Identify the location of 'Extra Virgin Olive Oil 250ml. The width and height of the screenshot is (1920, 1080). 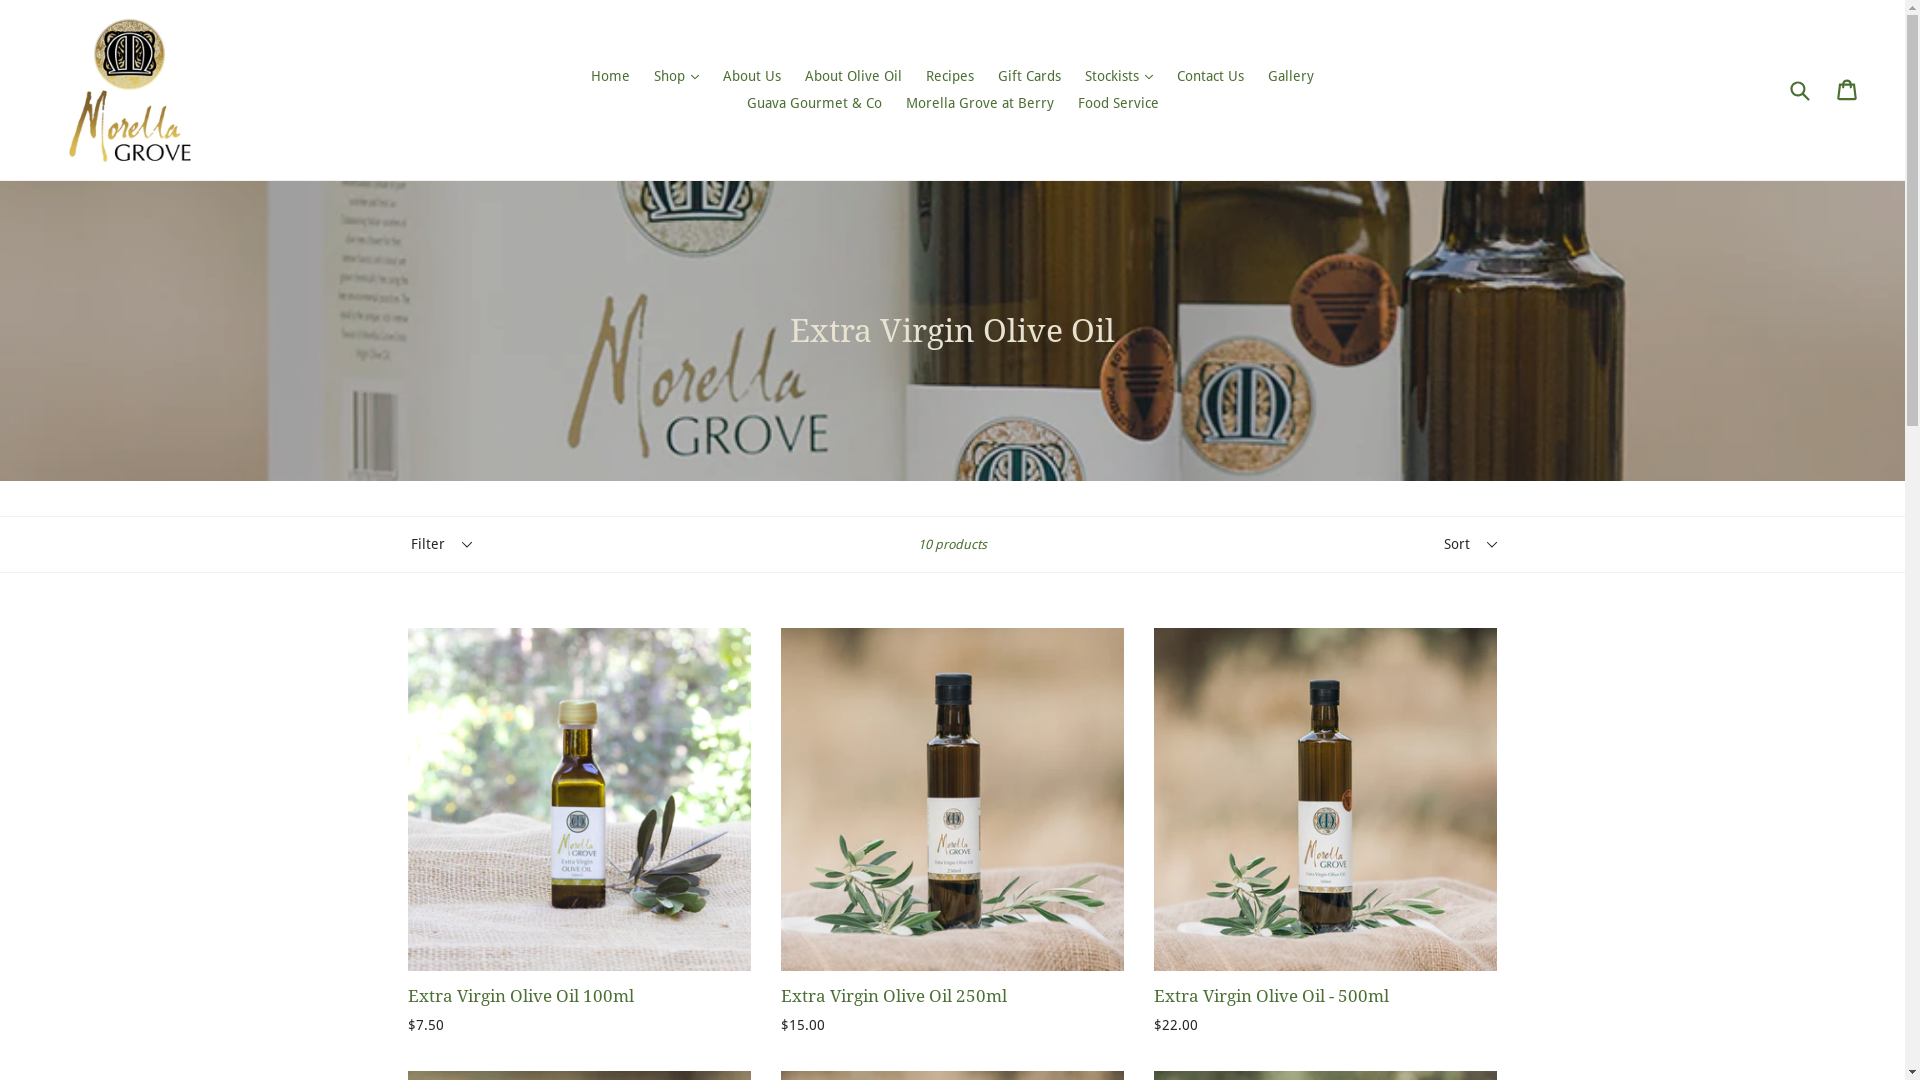
(951, 832).